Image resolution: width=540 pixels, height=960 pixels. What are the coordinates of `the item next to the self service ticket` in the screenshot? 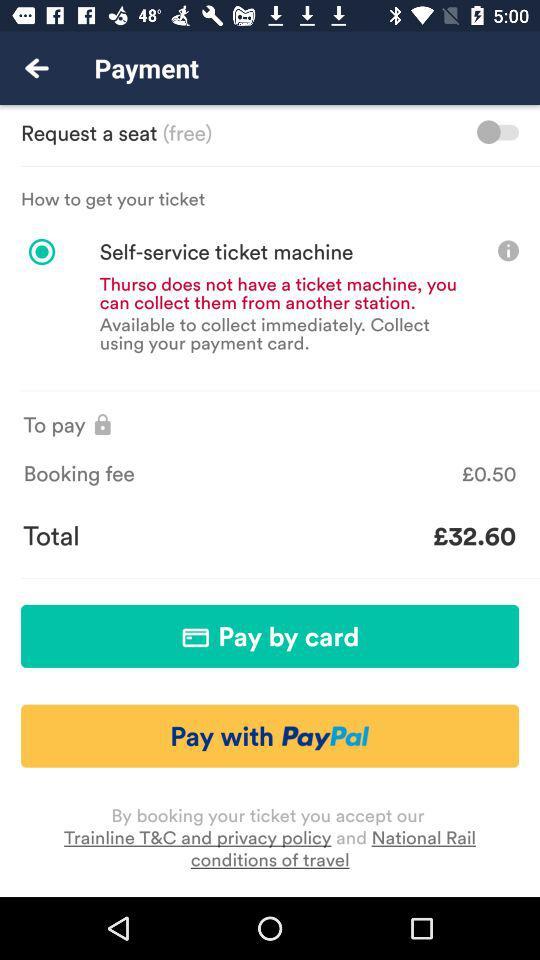 It's located at (508, 249).